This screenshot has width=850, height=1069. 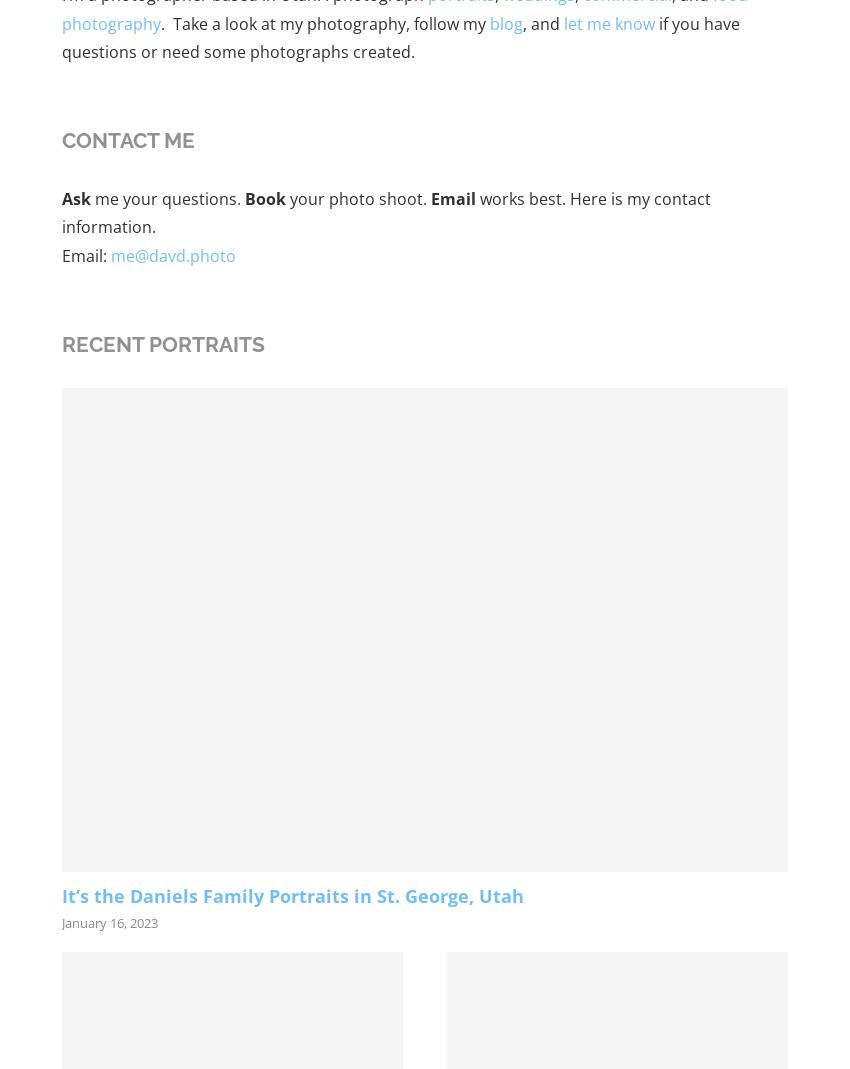 I want to click on 'Recent Portraits', so click(x=163, y=343).